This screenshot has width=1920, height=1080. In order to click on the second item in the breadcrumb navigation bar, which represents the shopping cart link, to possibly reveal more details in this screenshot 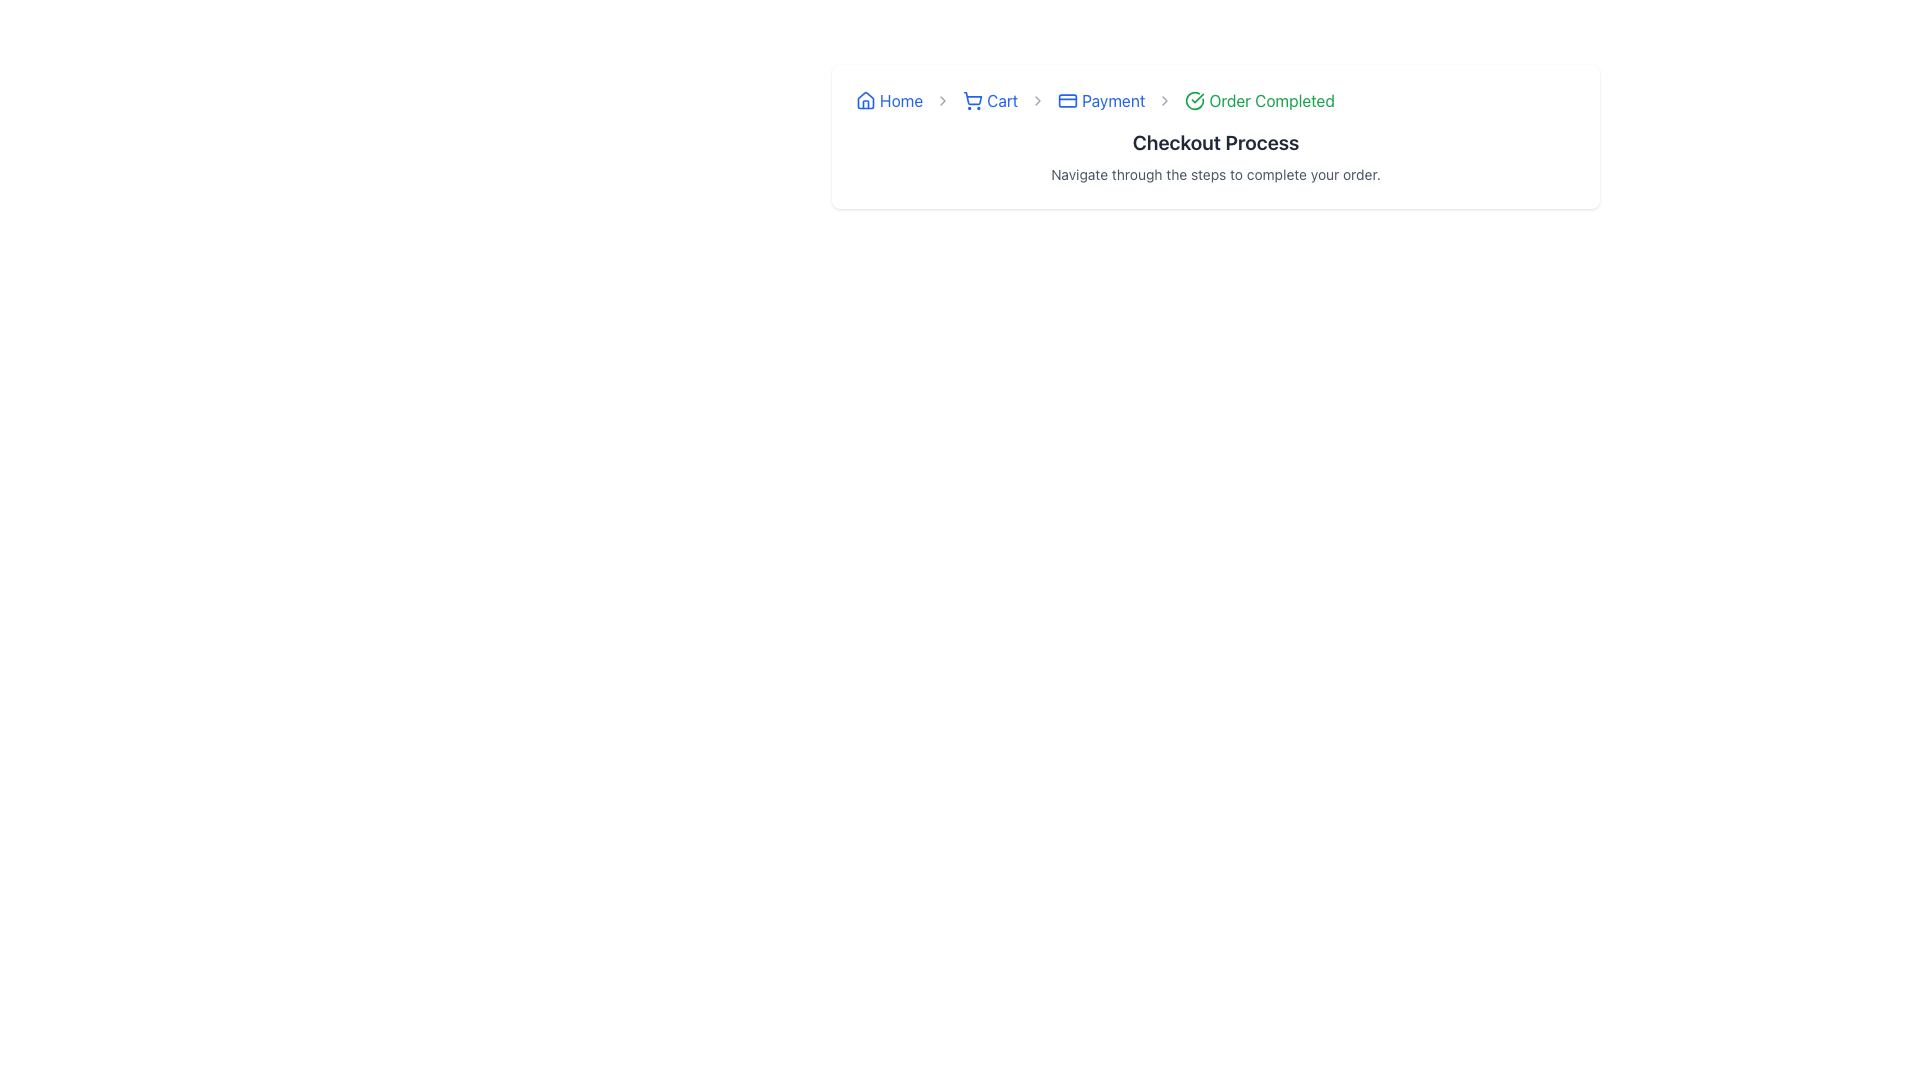, I will do `click(990, 100)`.